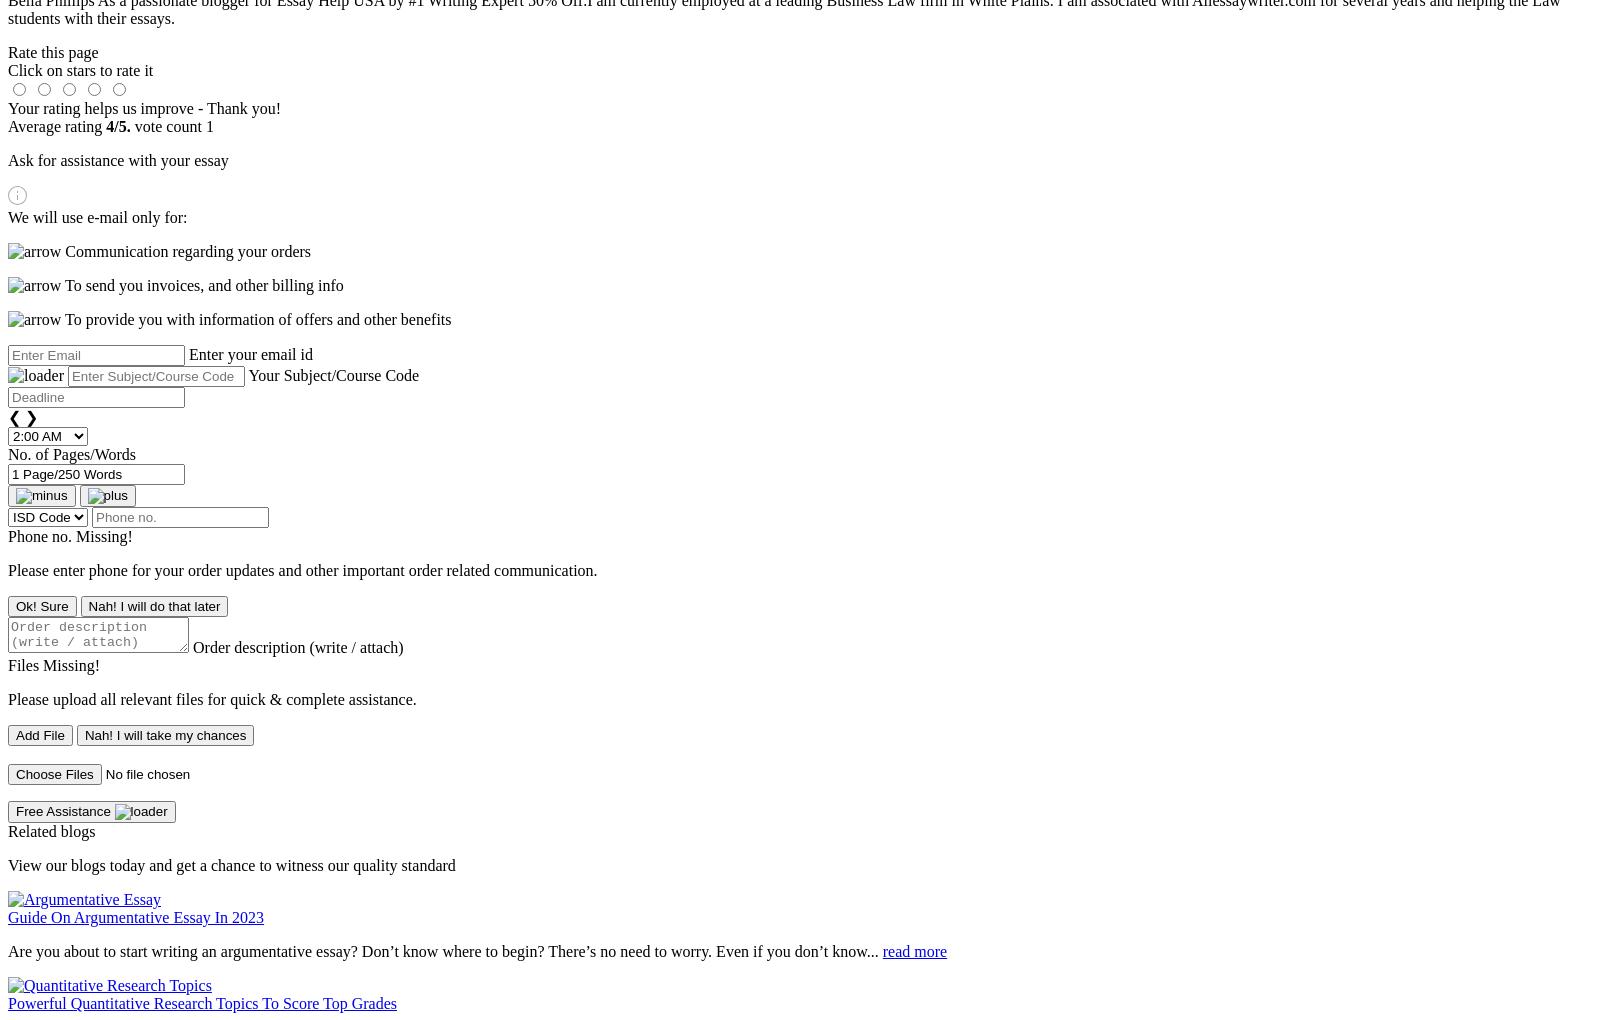 This screenshot has height=1020, width=1600. What do you see at coordinates (212, 698) in the screenshot?
I see `'Please upload all relevant files for quick & complete assistance.'` at bounding box center [212, 698].